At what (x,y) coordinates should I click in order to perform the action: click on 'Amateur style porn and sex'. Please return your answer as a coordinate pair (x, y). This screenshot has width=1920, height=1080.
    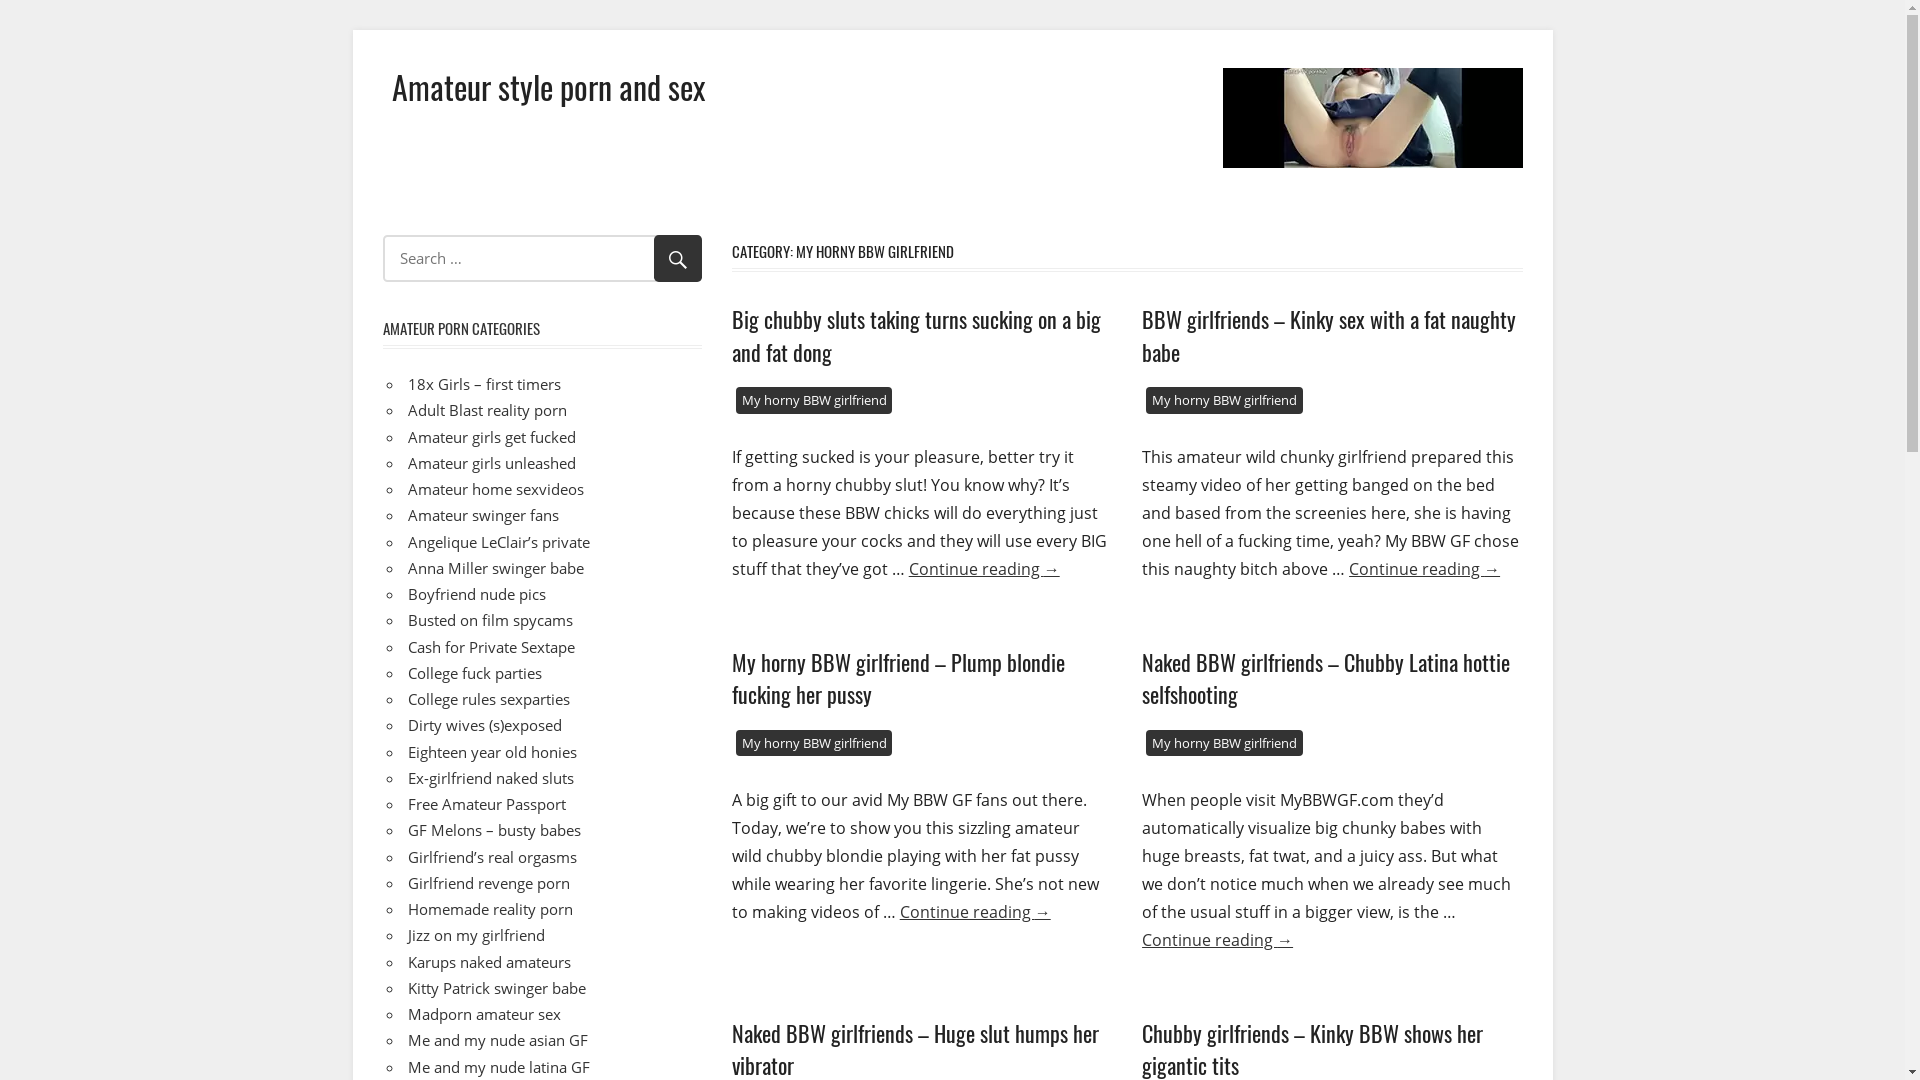
    Looking at the image, I should click on (548, 85).